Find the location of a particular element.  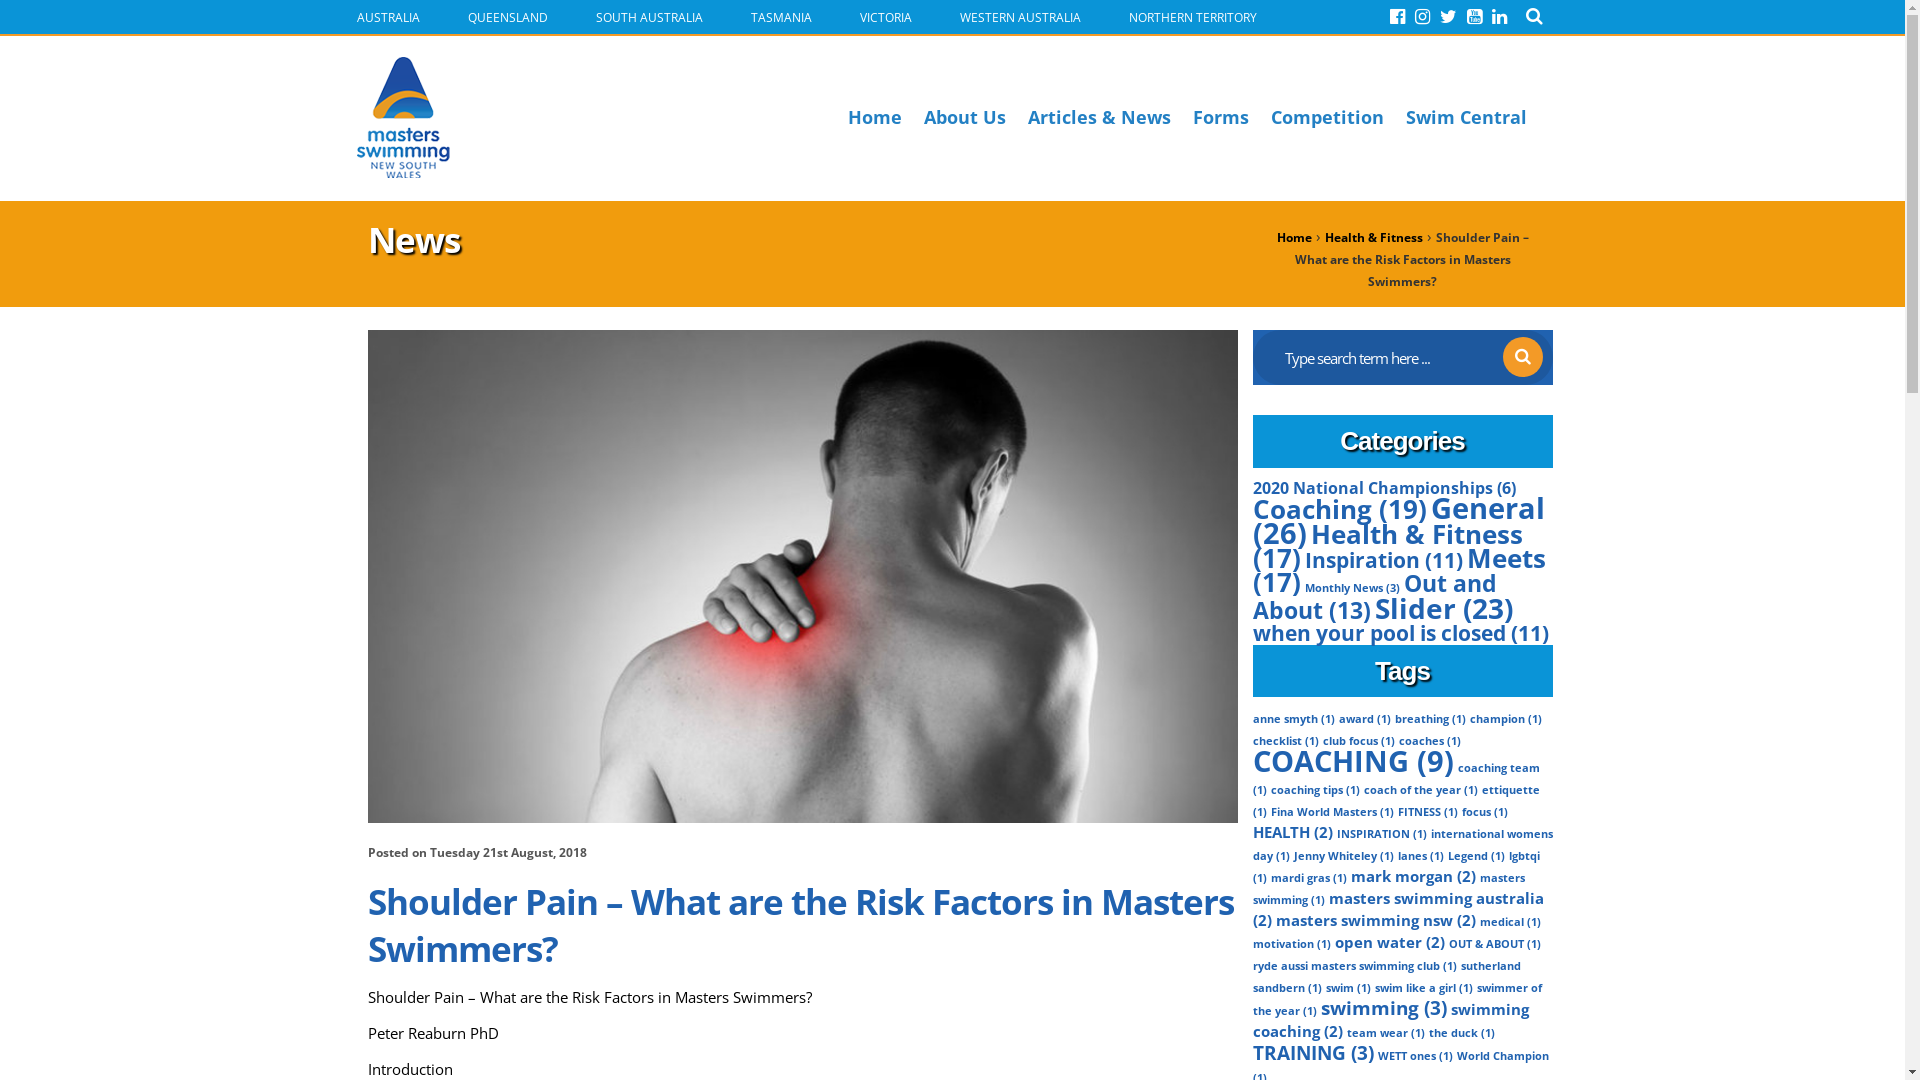

'VICTORIA' is located at coordinates (882, 15).